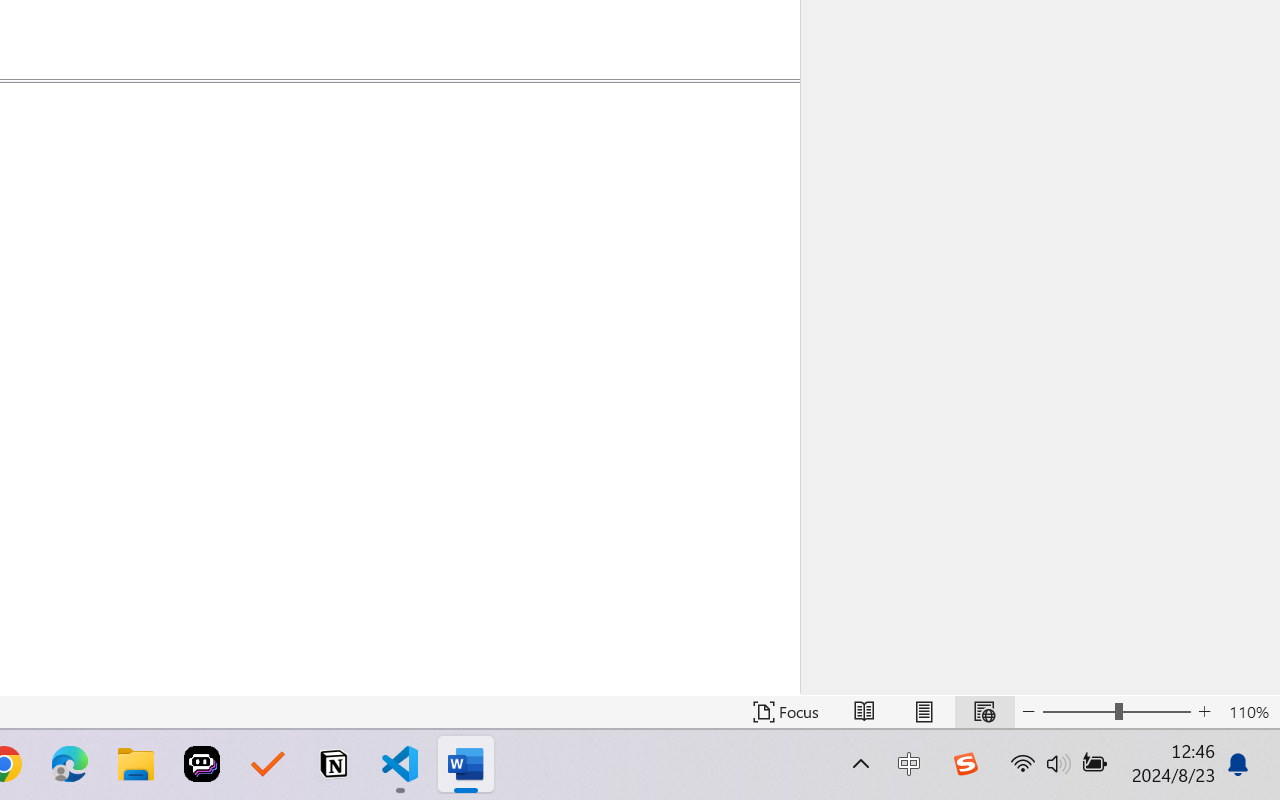 Image resolution: width=1280 pixels, height=800 pixels. What do you see at coordinates (1248, 711) in the screenshot?
I see `'Zoom 110%'` at bounding box center [1248, 711].